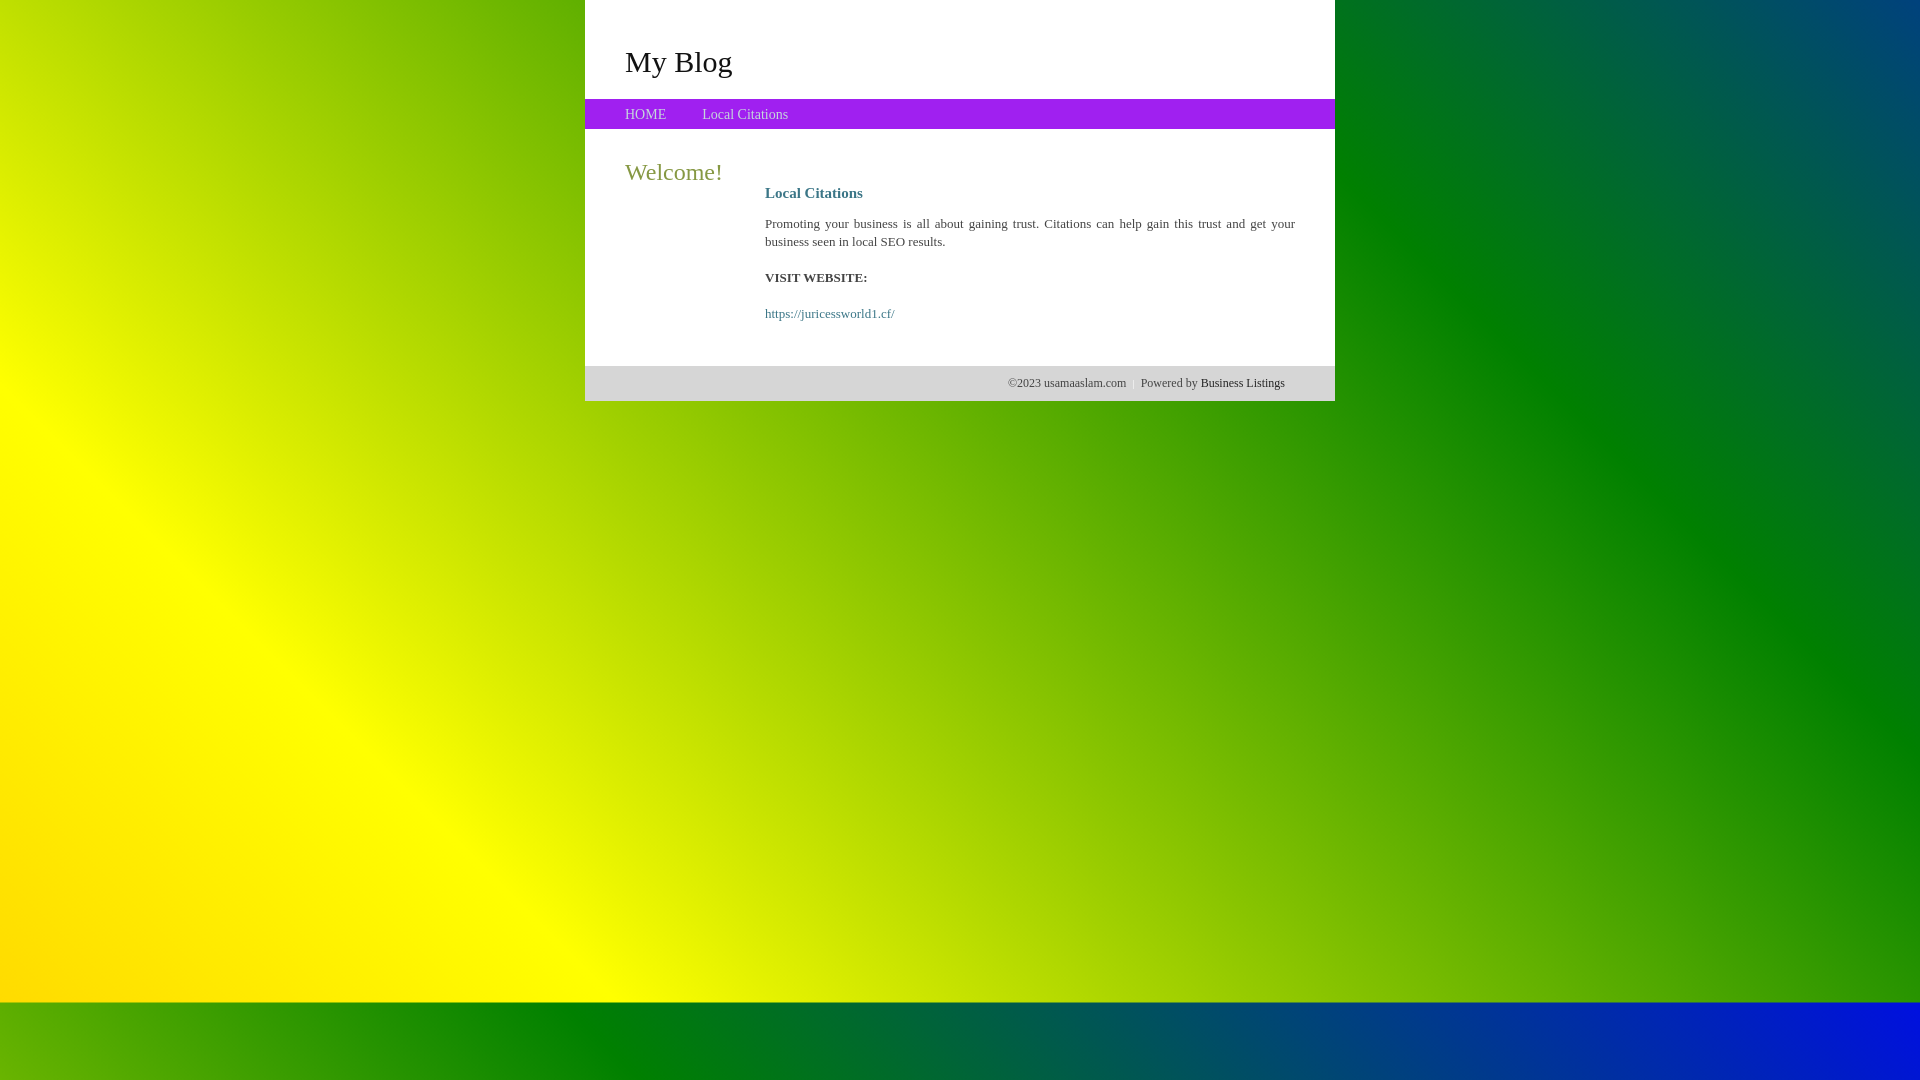 The width and height of the screenshot is (1920, 1080). Describe the element at coordinates (830, 313) in the screenshot. I see `'https://juricessworld1.cf/'` at that location.